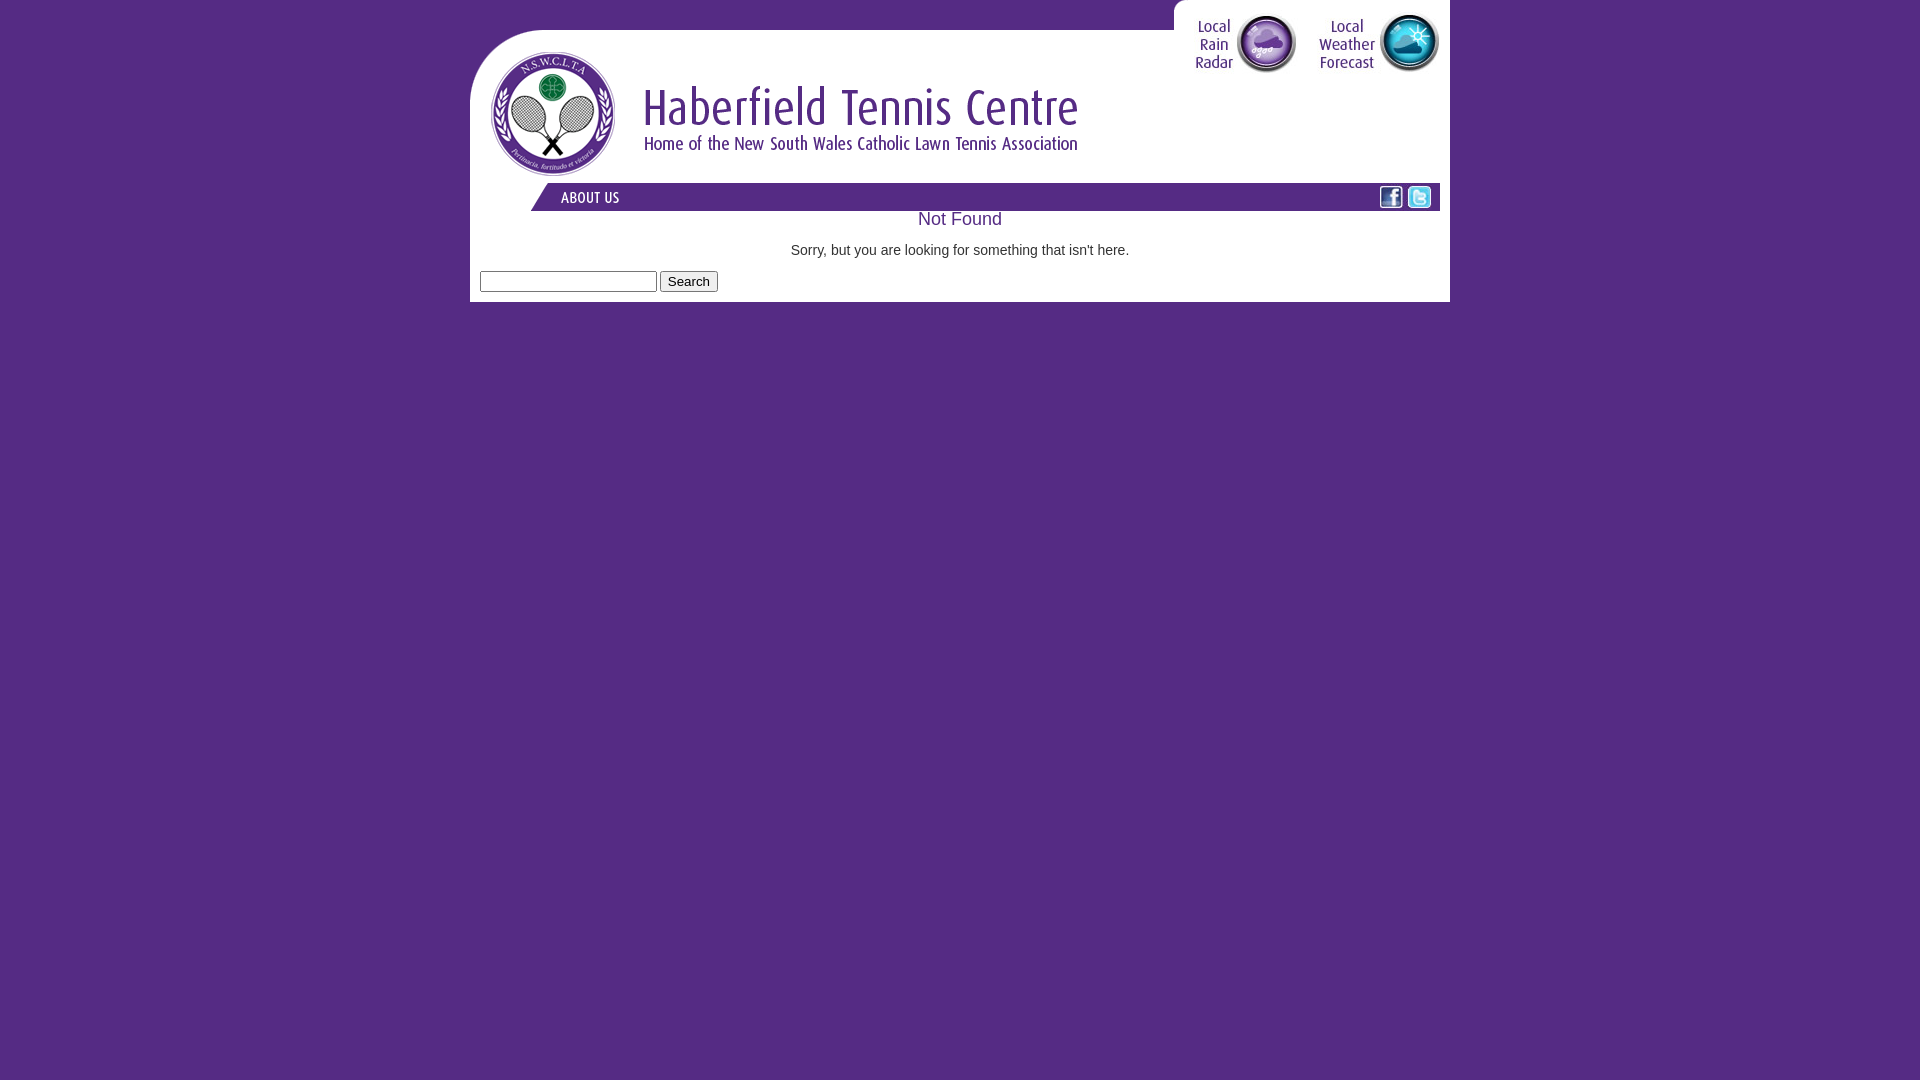  Describe the element at coordinates (550, 196) in the screenshot. I see `'About Us'` at that location.